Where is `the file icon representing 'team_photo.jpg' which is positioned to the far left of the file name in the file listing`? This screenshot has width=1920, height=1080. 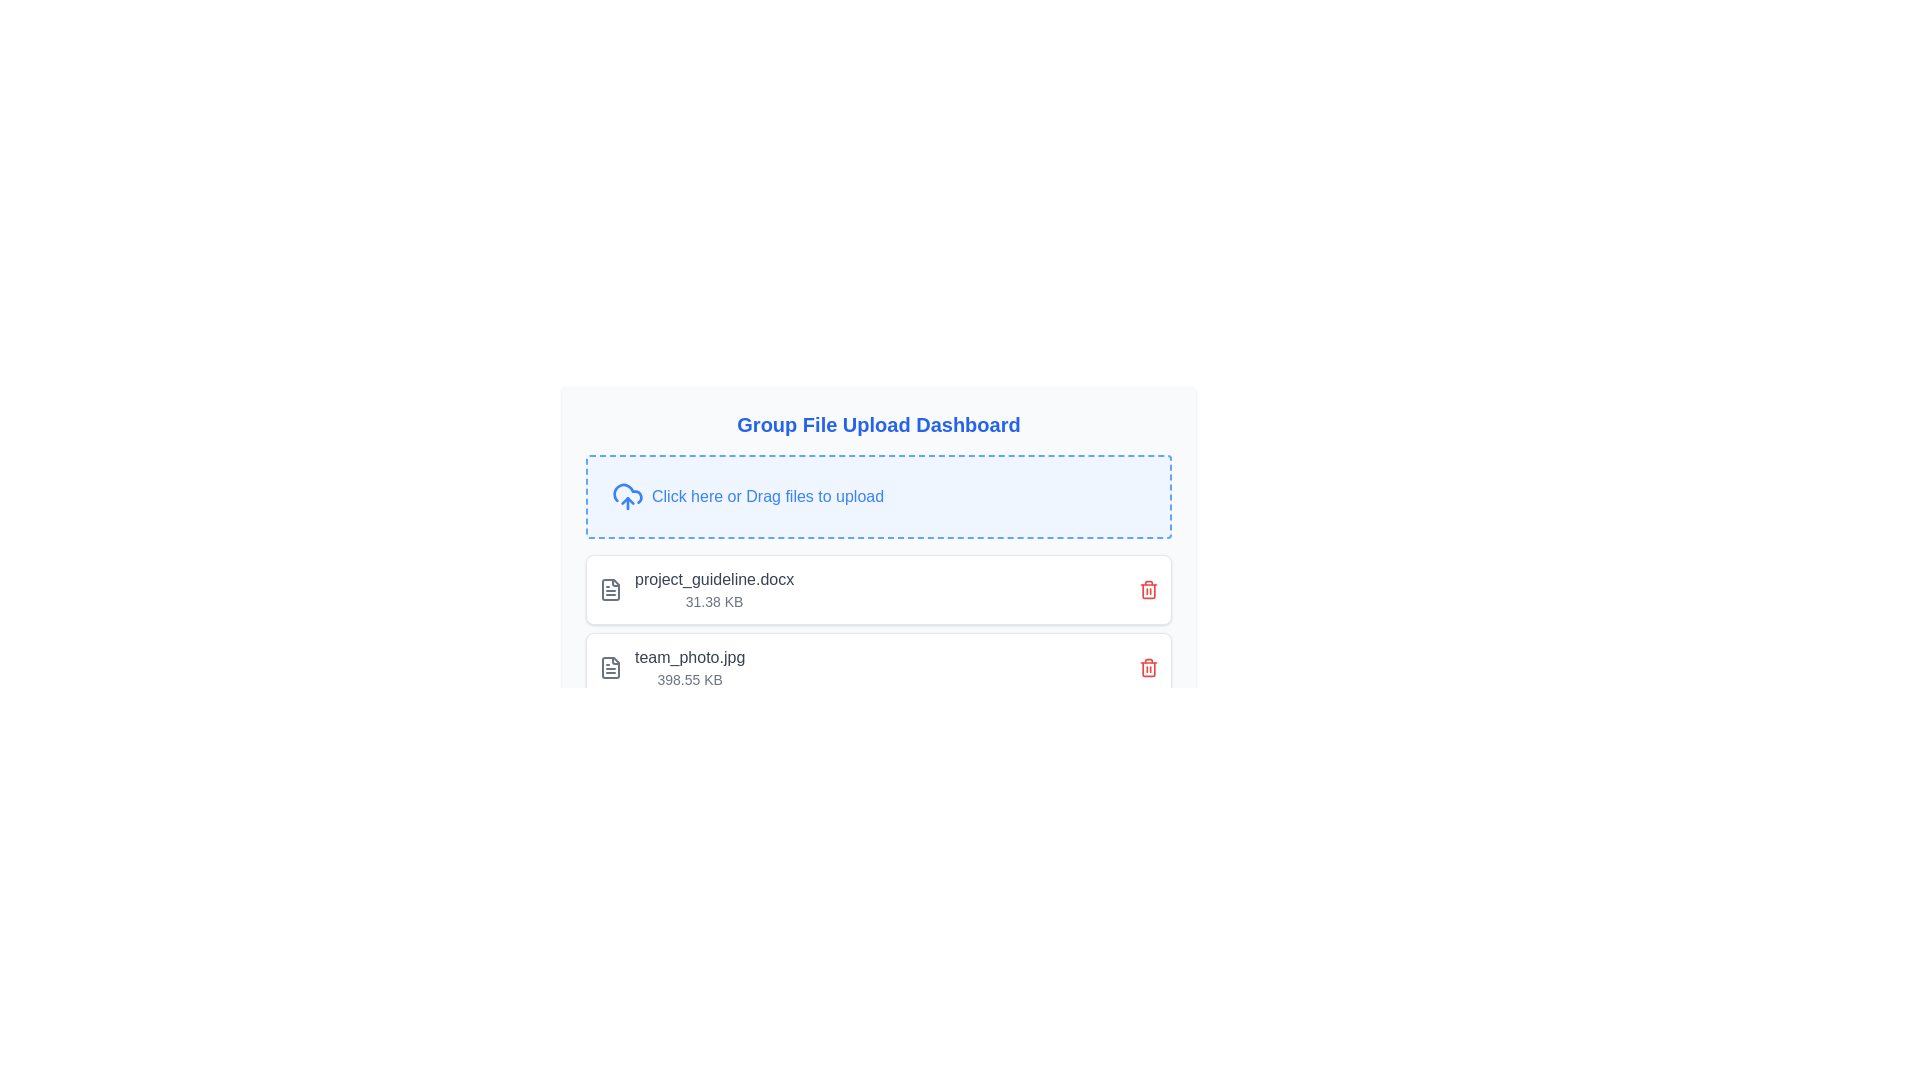 the file icon representing 'team_photo.jpg' which is positioned to the far left of the file name in the file listing is located at coordinates (609, 667).